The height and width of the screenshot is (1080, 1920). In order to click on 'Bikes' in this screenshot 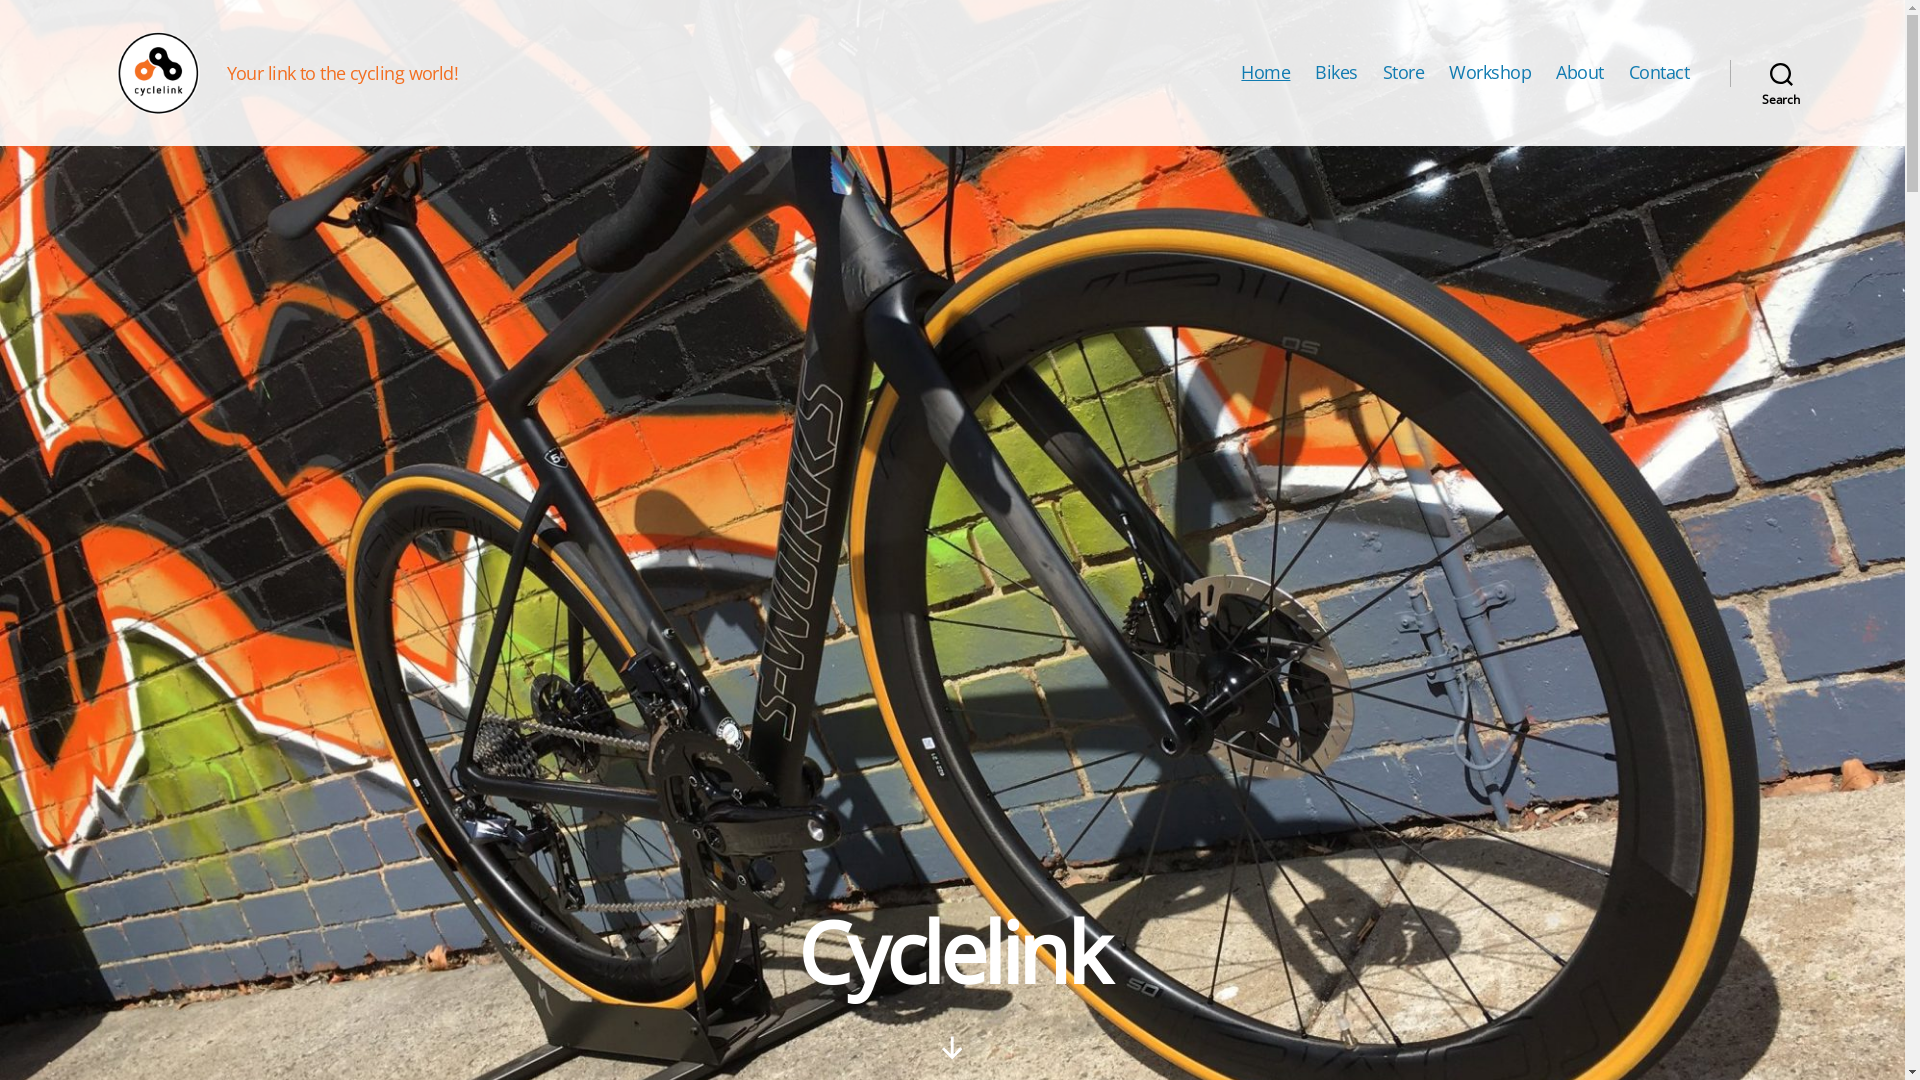, I will do `click(1336, 72)`.